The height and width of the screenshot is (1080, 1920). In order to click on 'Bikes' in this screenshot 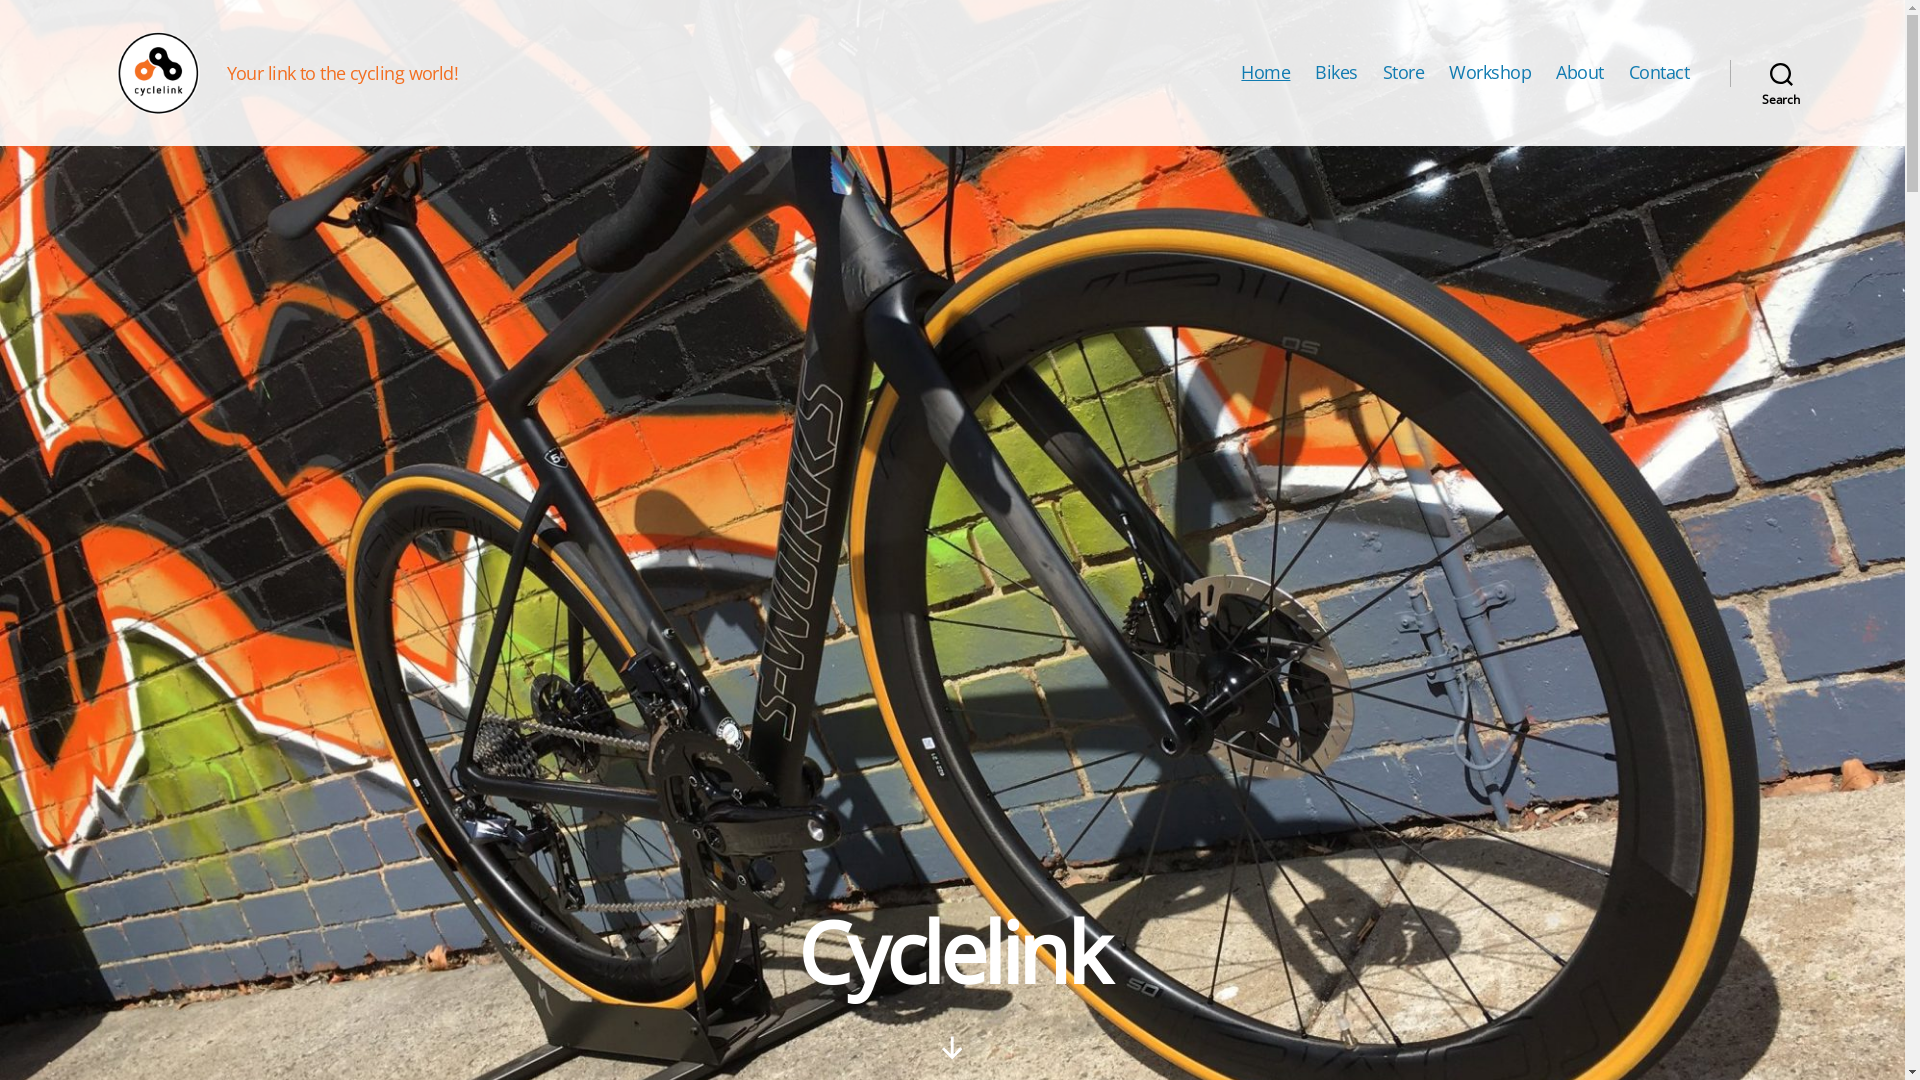, I will do `click(1336, 72)`.